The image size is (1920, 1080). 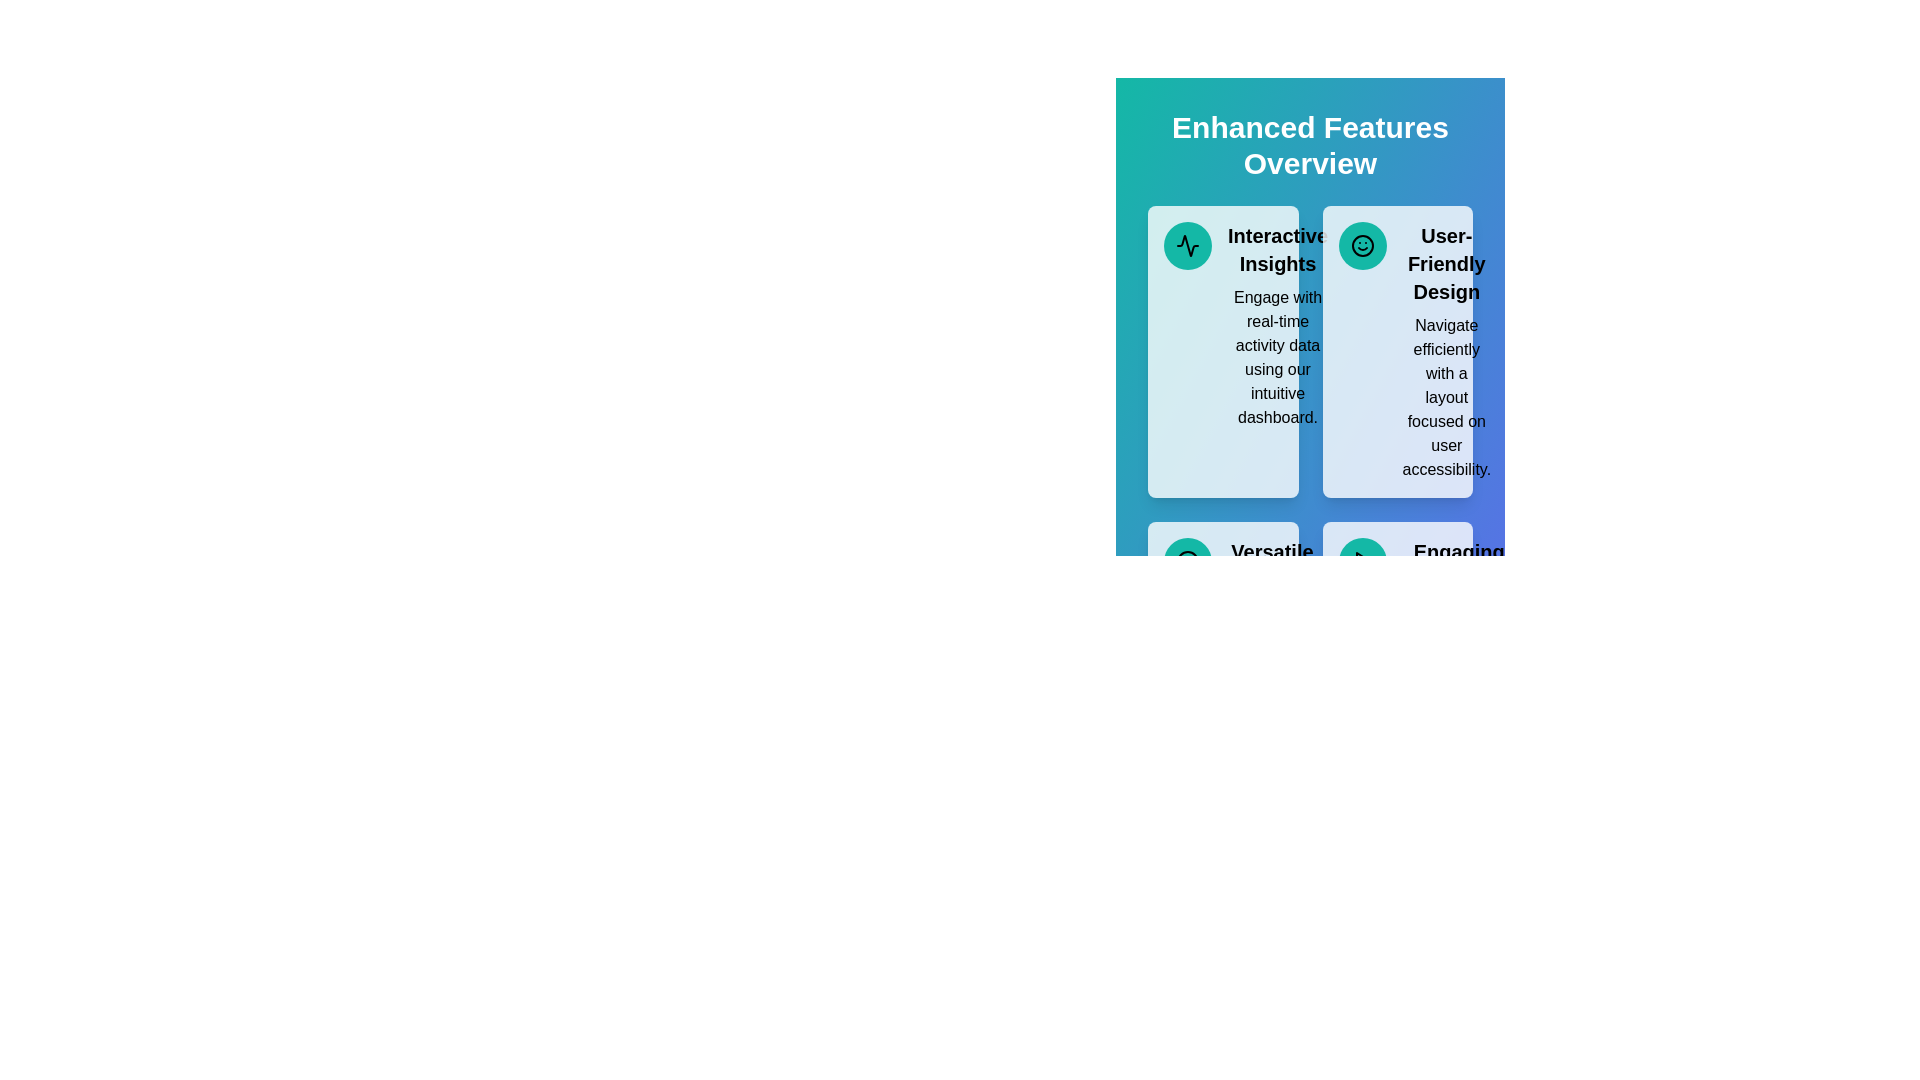 What do you see at coordinates (1188, 562) in the screenshot?
I see `the SVG Circle Element, which is a circular shape with a distinct stroke, positioned in the lower region of a card-like UI component in a 24x24 scalable vector graphic icon` at bounding box center [1188, 562].